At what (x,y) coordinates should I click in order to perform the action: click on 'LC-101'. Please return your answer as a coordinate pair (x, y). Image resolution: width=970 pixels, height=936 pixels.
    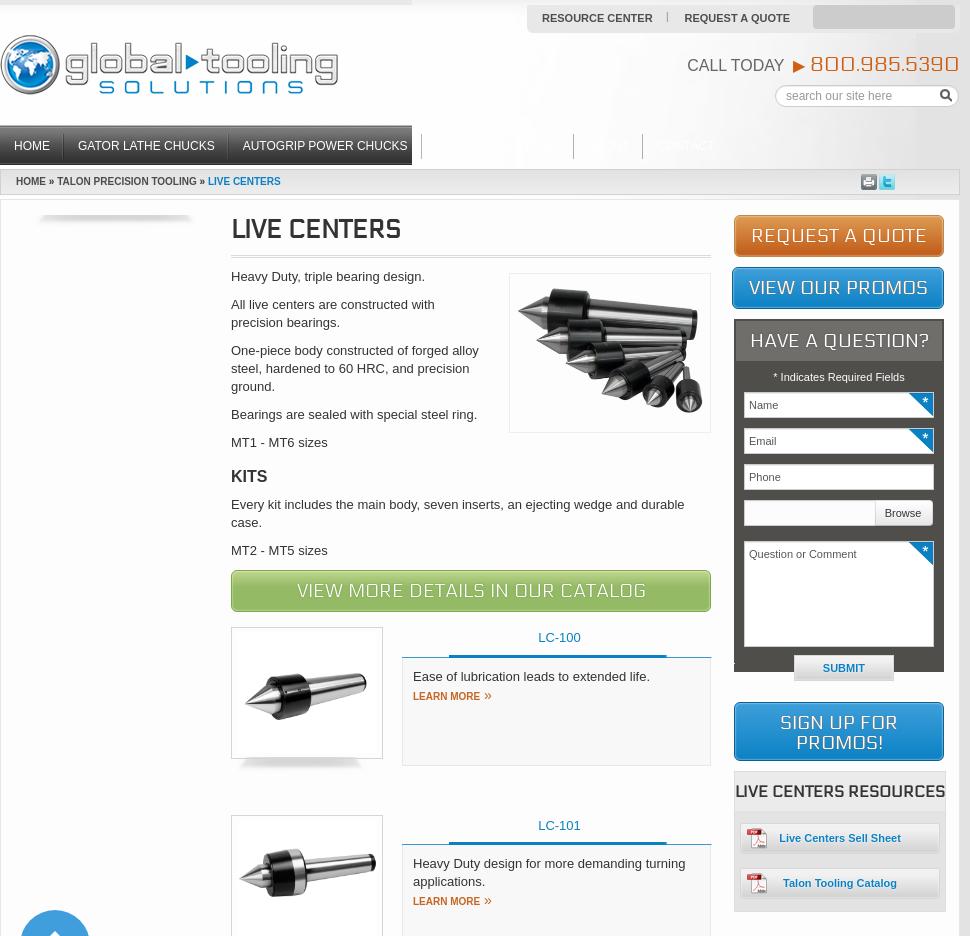
    Looking at the image, I should click on (558, 824).